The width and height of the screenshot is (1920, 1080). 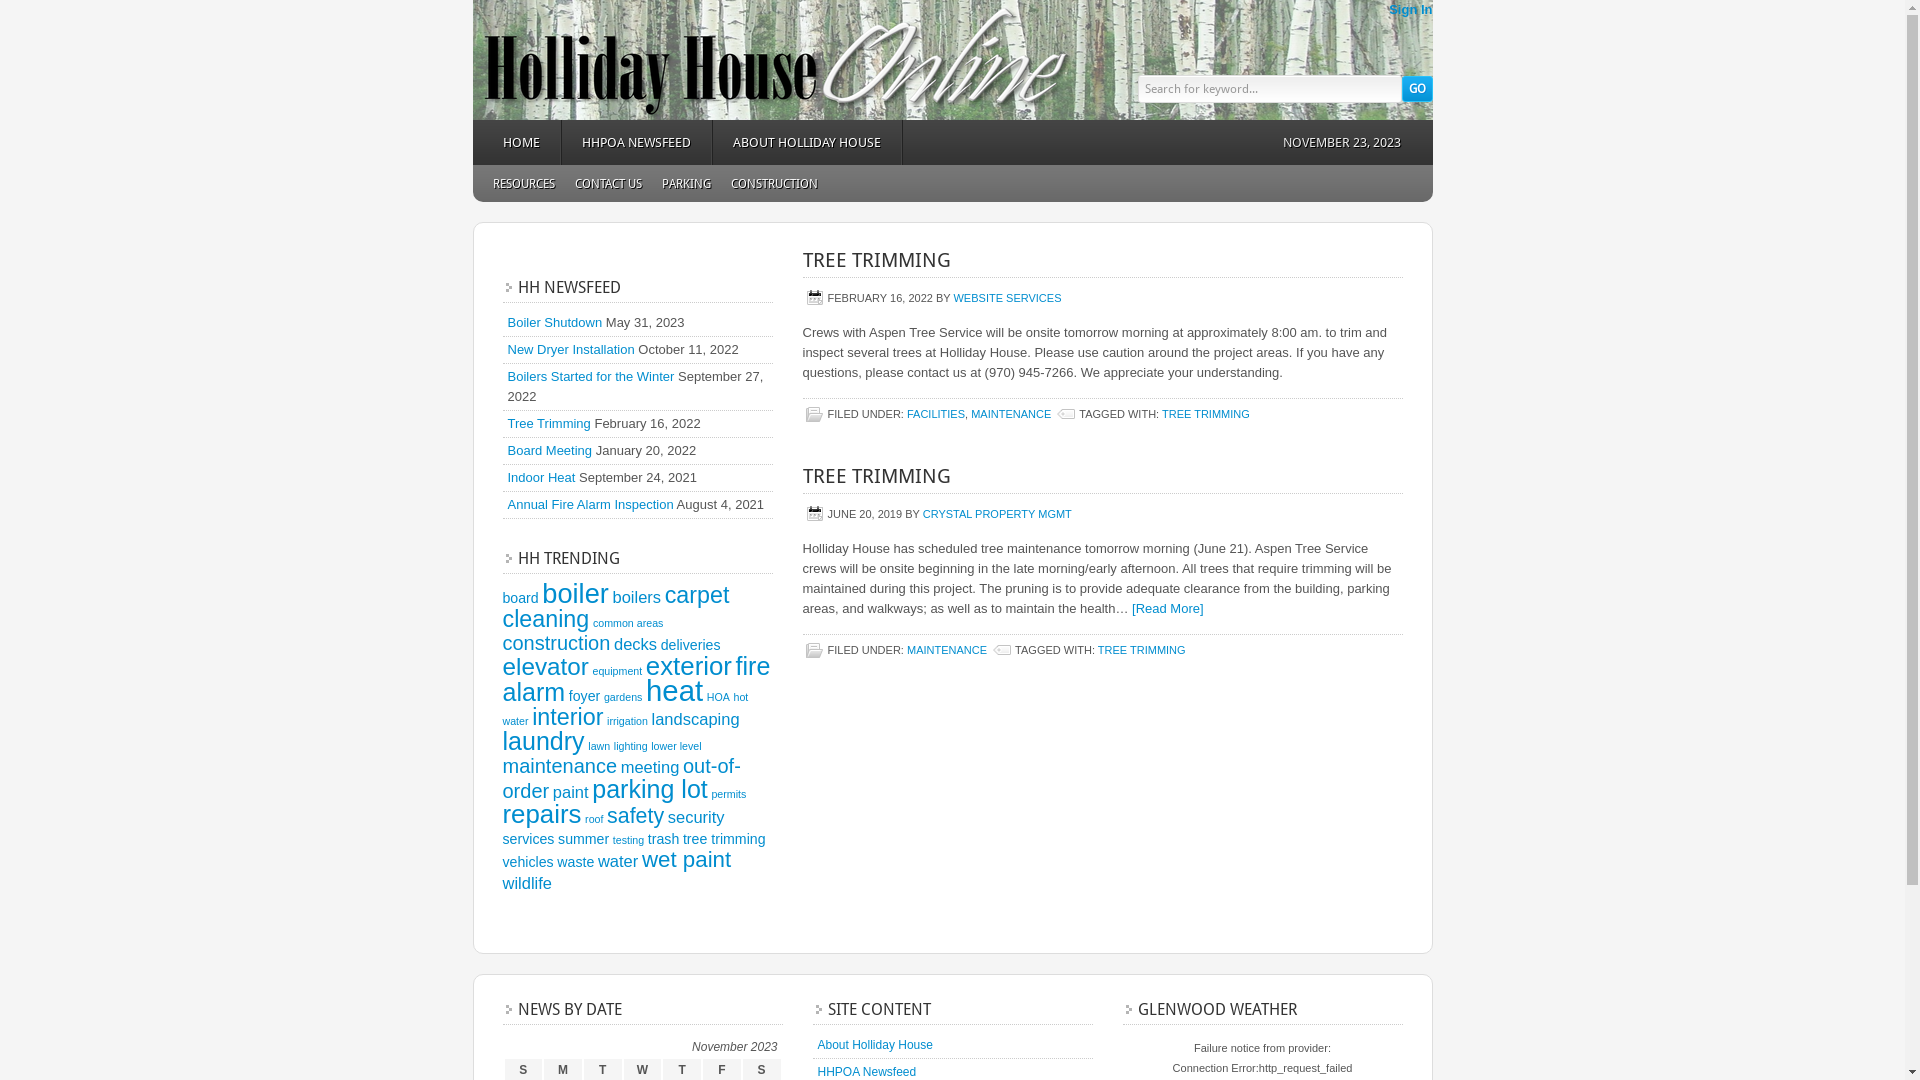 What do you see at coordinates (556, 860) in the screenshot?
I see `'waste'` at bounding box center [556, 860].